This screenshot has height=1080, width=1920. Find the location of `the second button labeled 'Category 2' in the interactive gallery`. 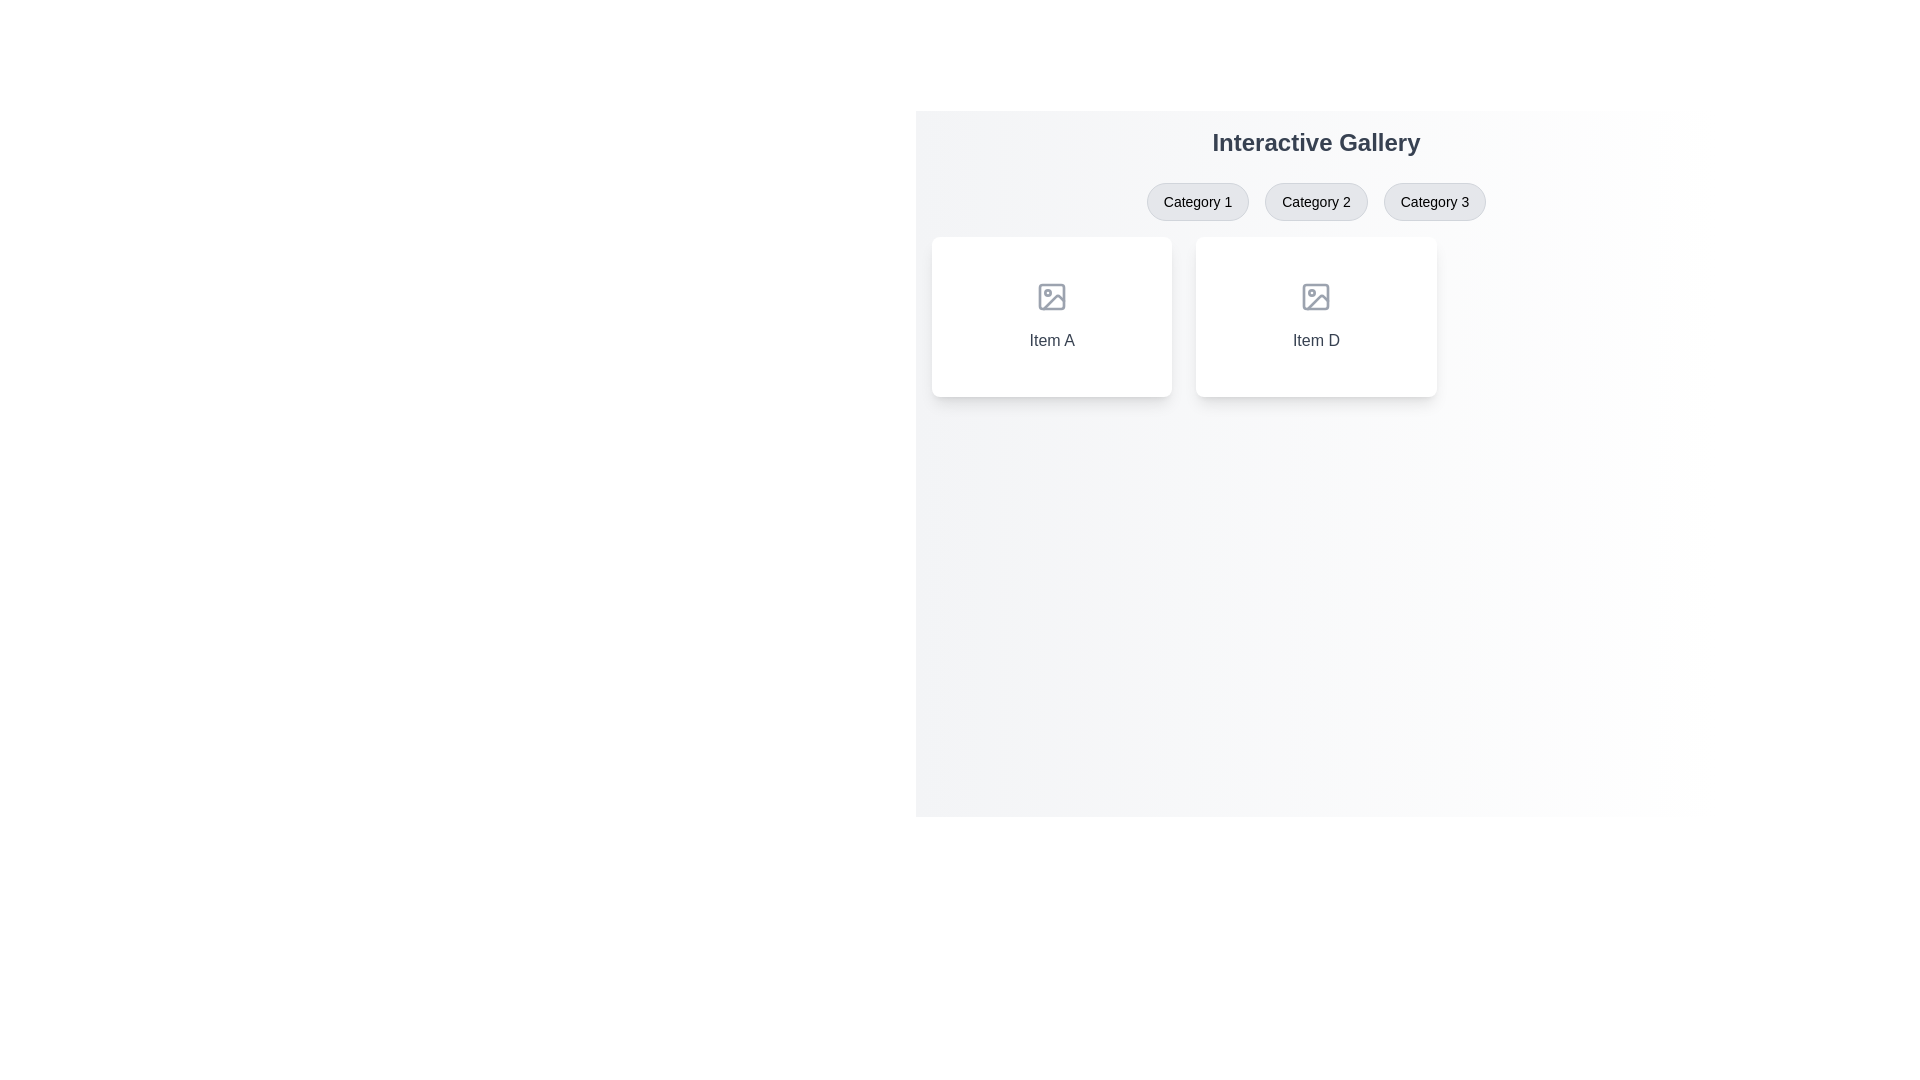

the second button labeled 'Category 2' in the interactive gallery is located at coordinates (1316, 201).